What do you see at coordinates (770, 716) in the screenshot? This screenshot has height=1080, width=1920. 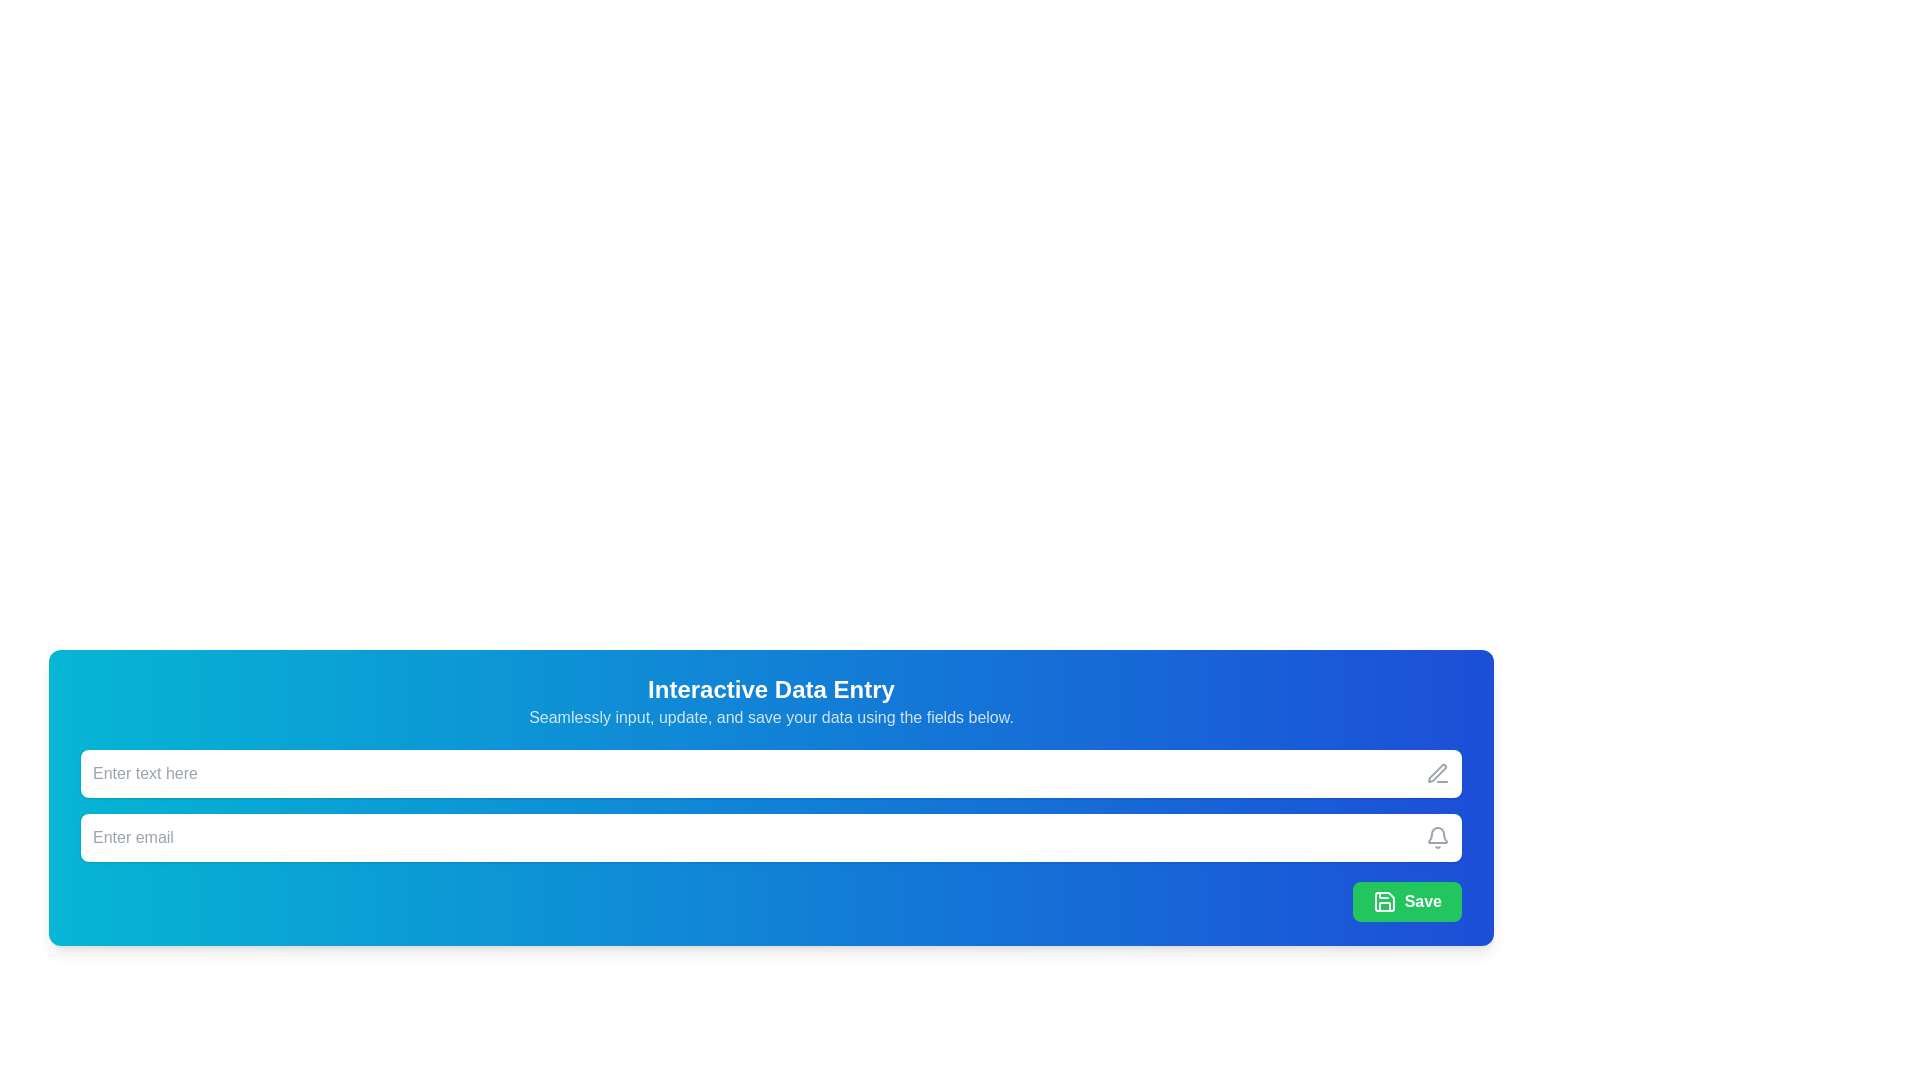 I see `the static text element that contains the sentence 'Seamlessly input, update, and save your data using the fields below.' which is located below the header 'Interactive Data Entry' and above the form input fields` at bounding box center [770, 716].